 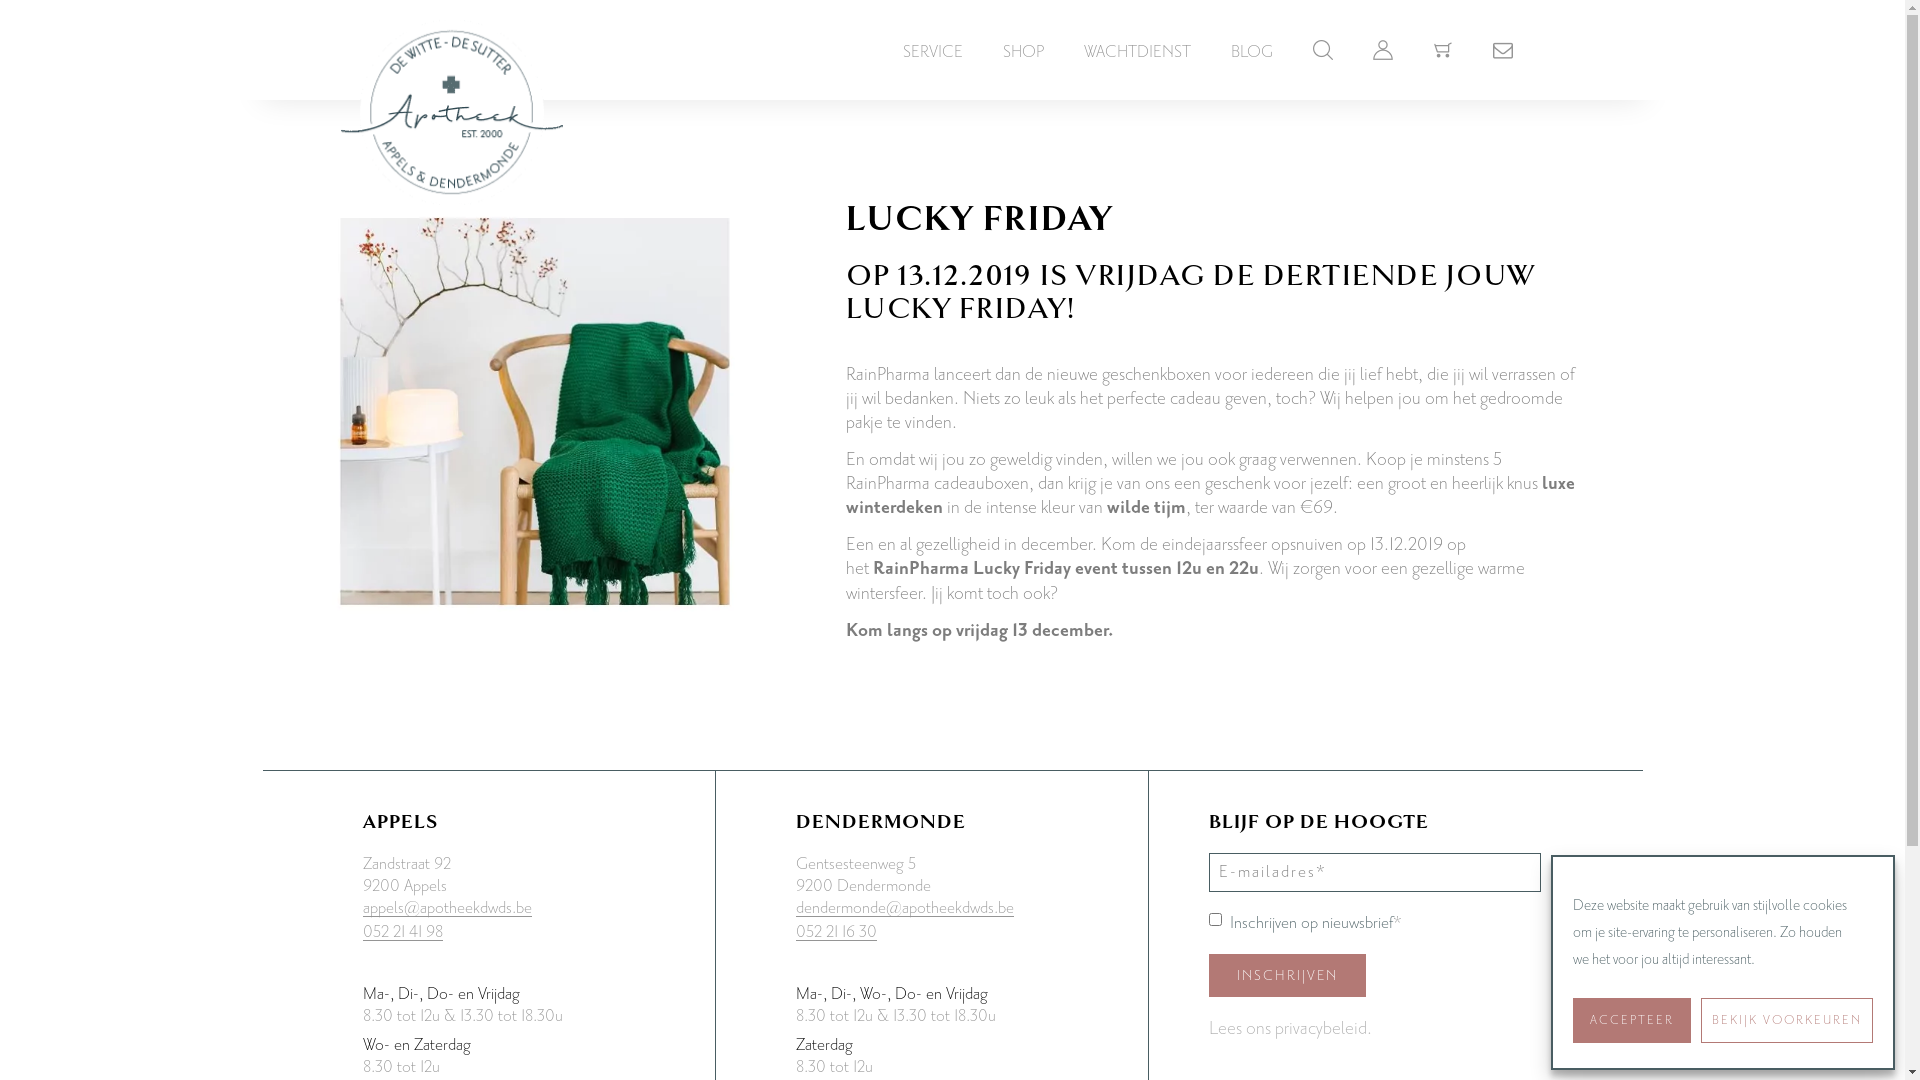 What do you see at coordinates (450, 92) in the screenshot?
I see `'Ga naar de homepagina'` at bounding box center [450, 92].